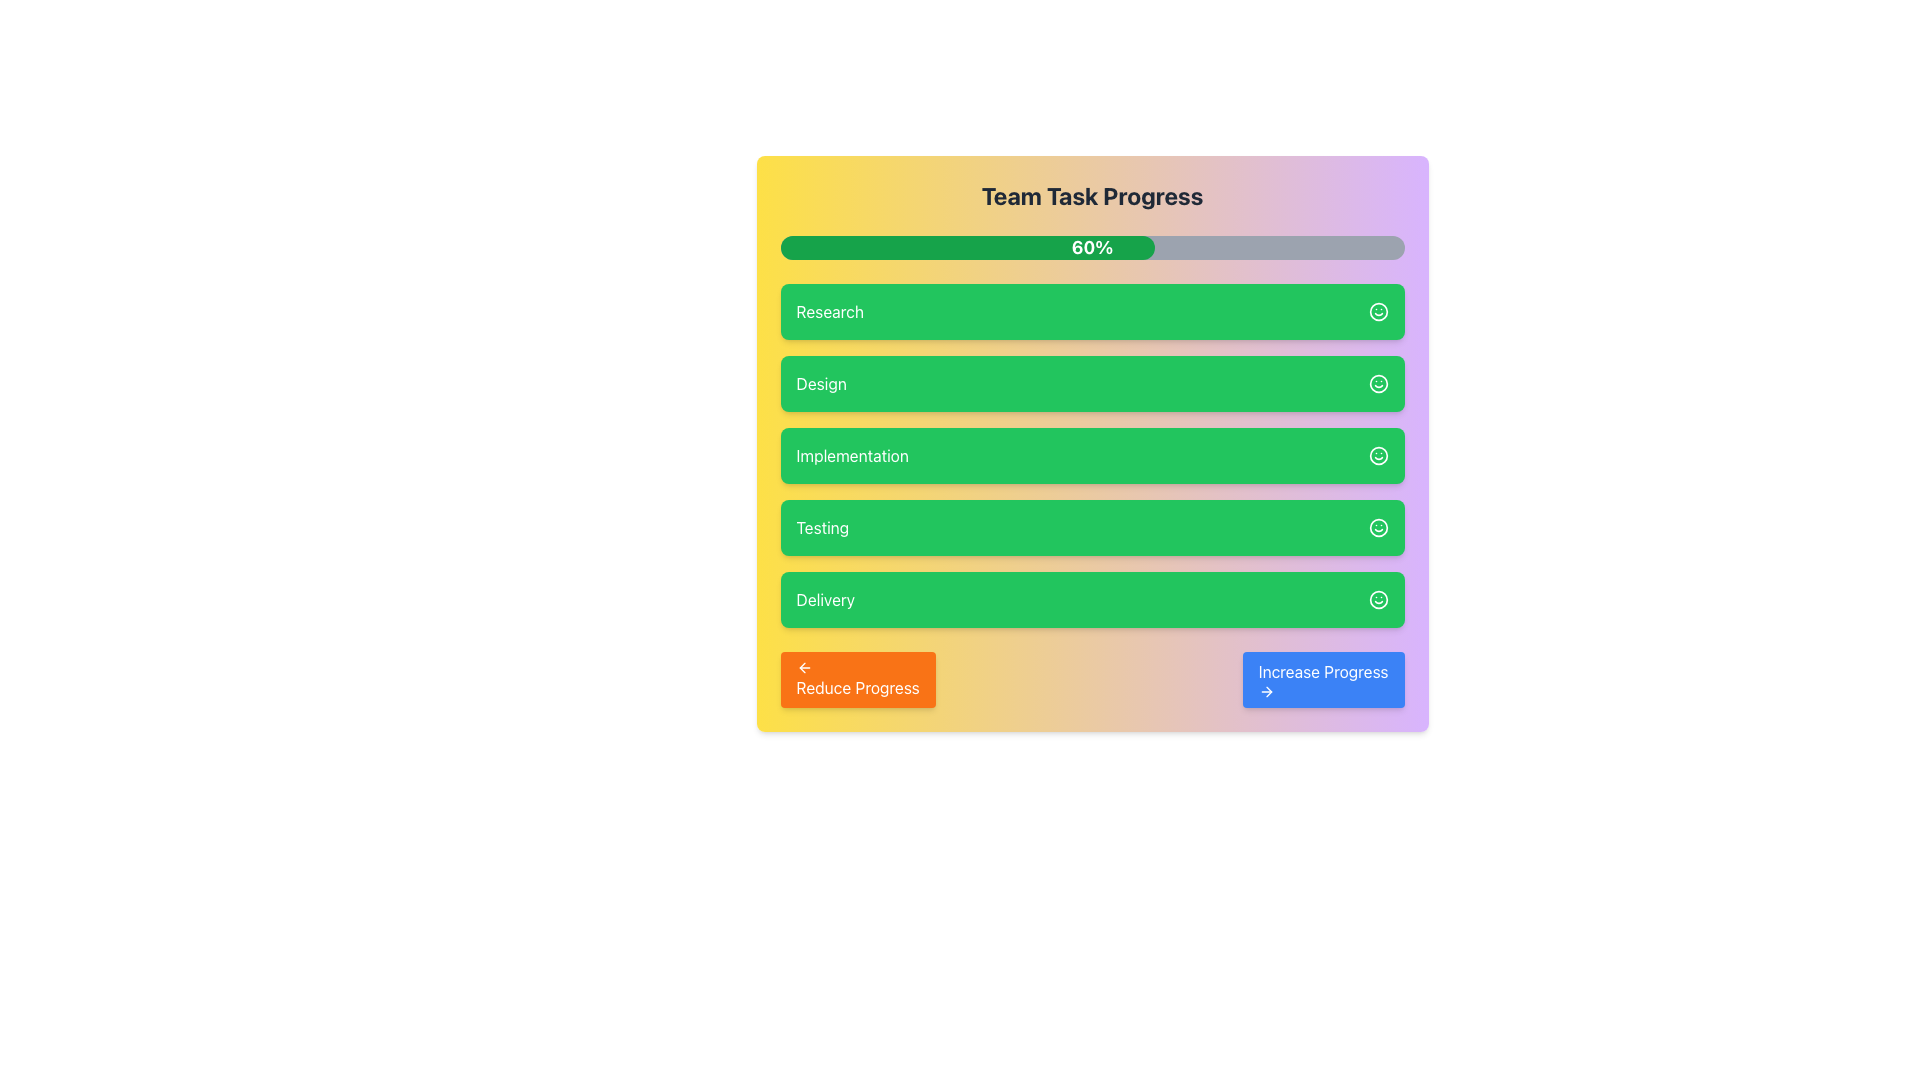 The width and height of the screenshot is (1920, 1080). Describe the element at coordinates (804, 667) in the screenshot. I see `the leftward-pointing arrow icon located on the 'Reduce Progress' button with white text on an orange background, positioned at the bottom left of the interface` at that location.